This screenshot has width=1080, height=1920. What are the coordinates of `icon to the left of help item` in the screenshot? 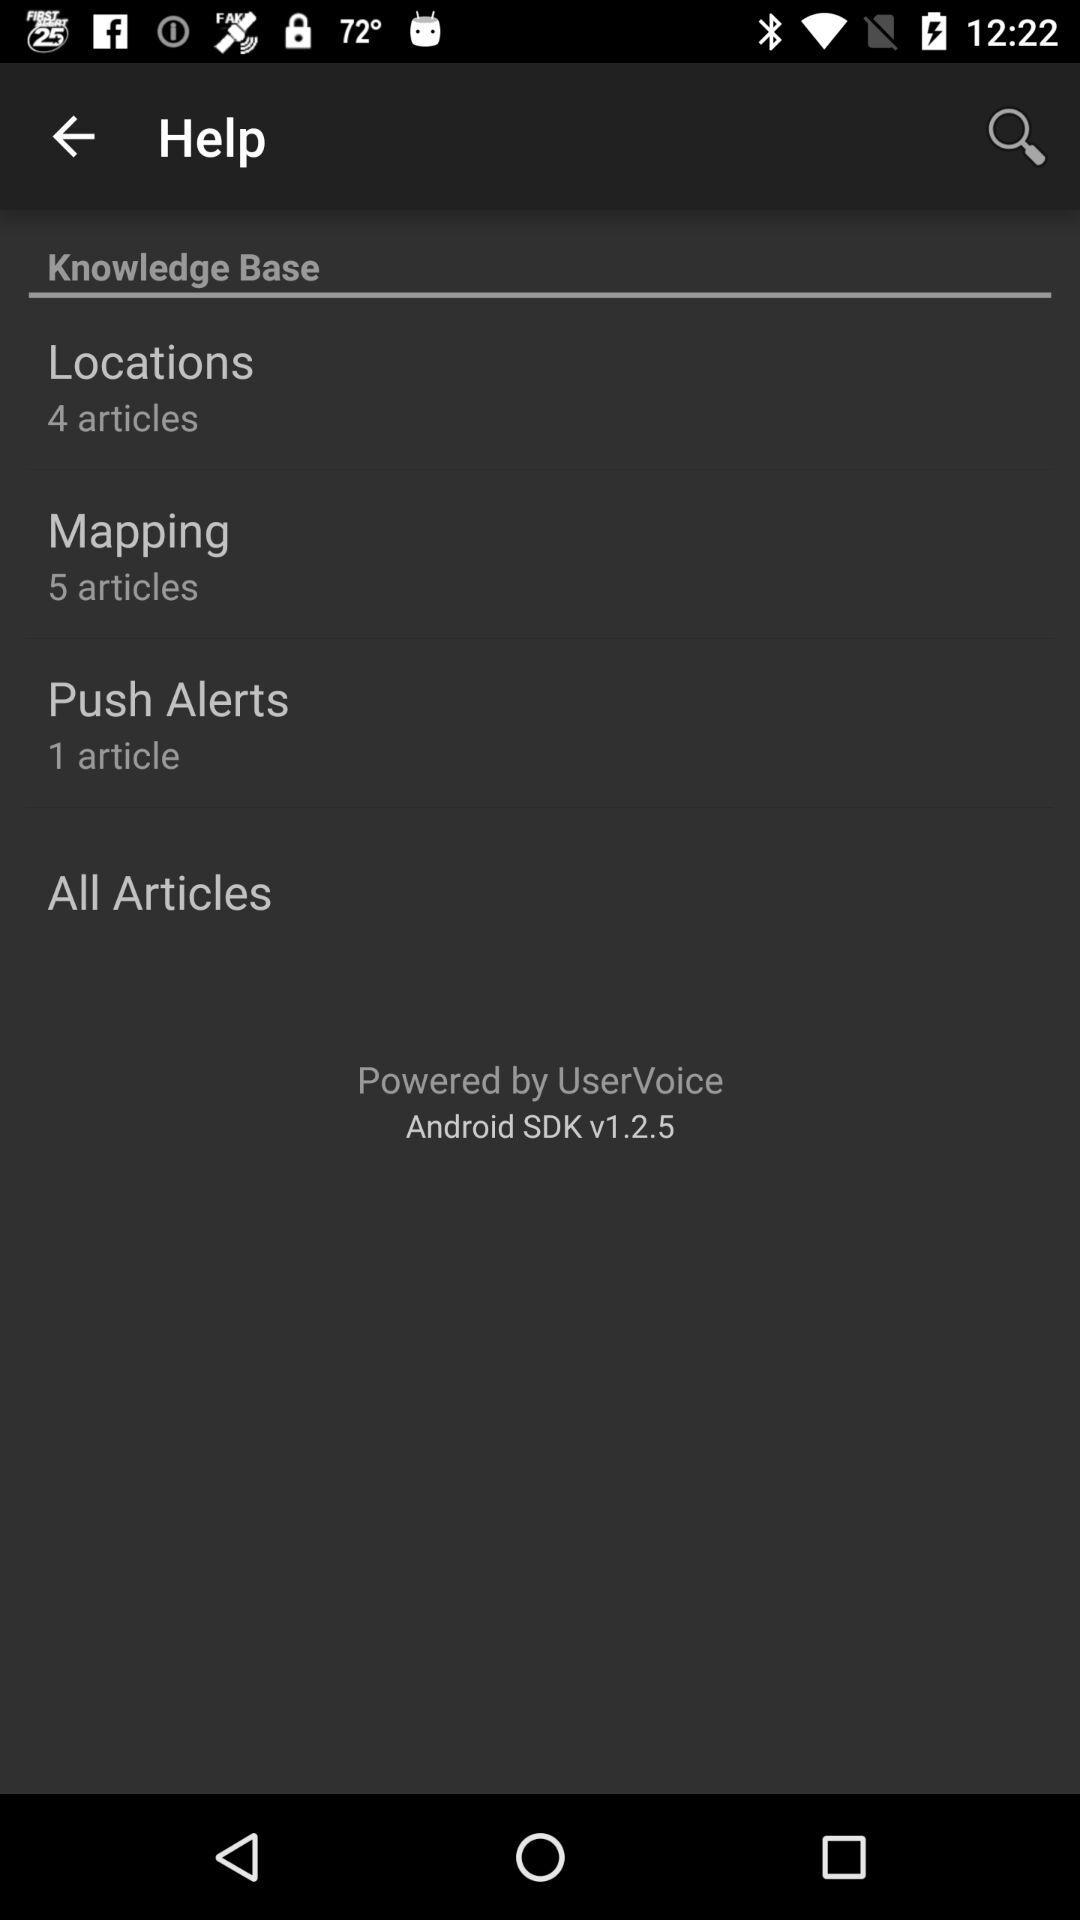 It's located at (72, 135).